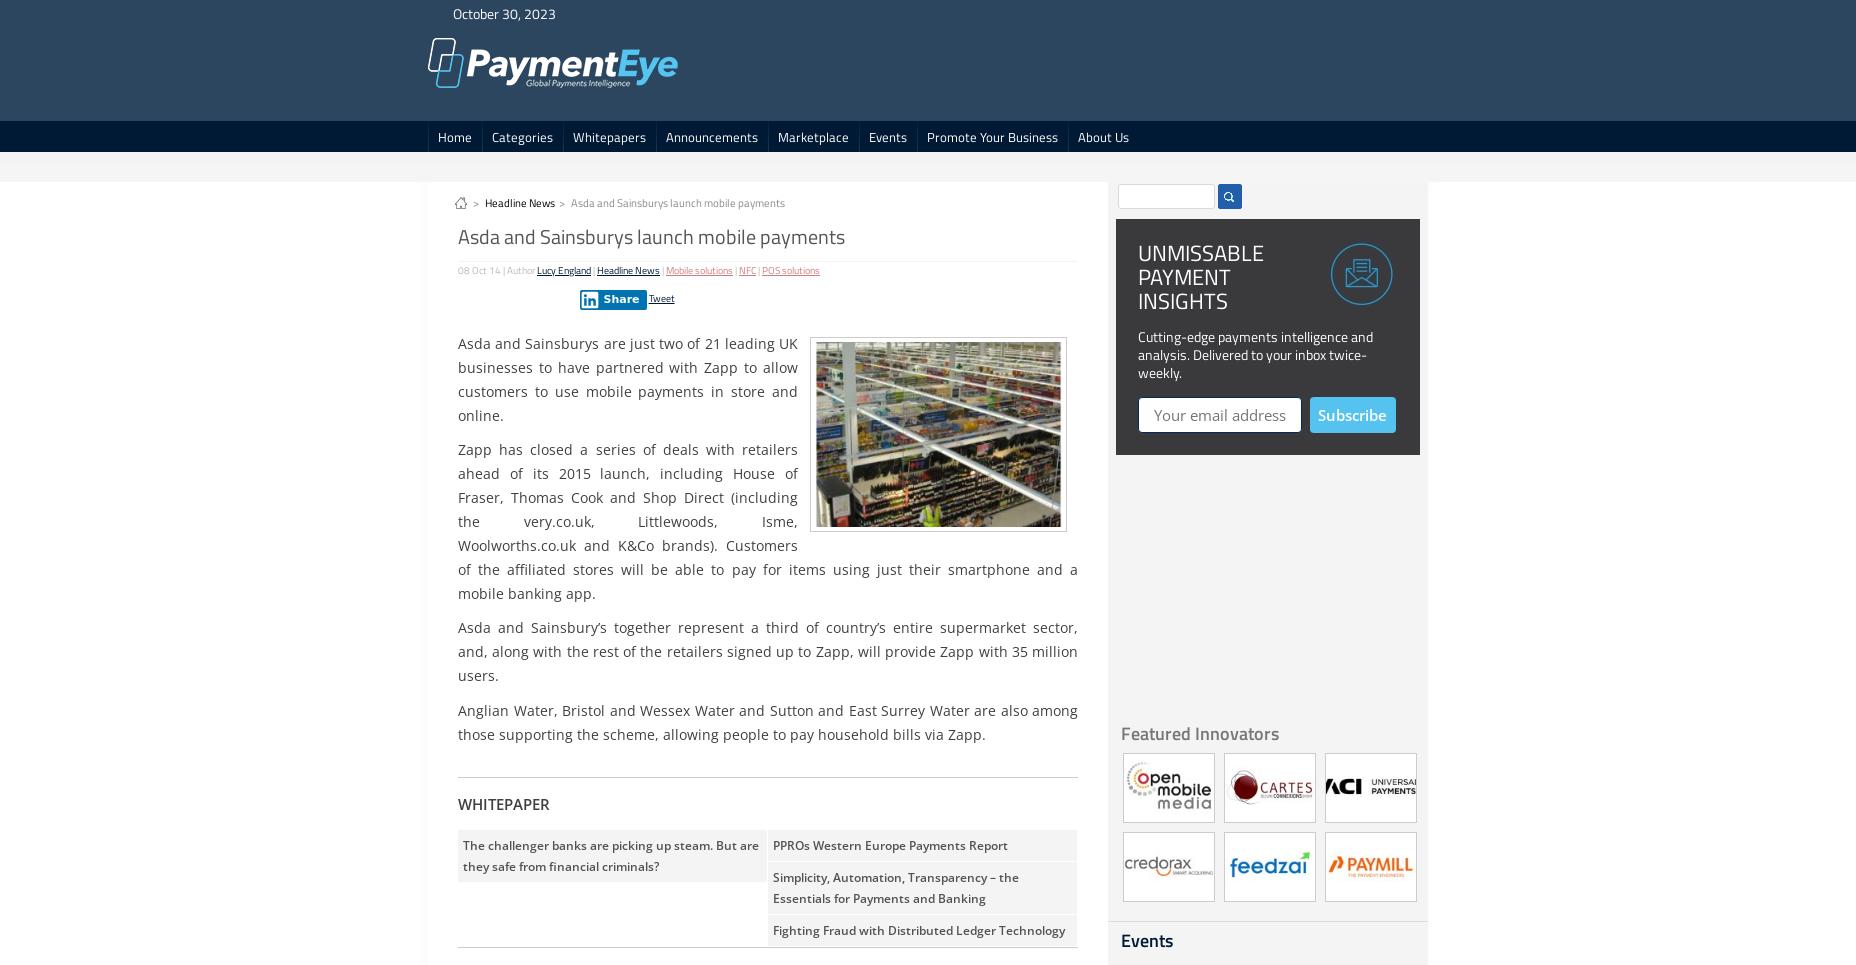 The height and width of the screenshot is (965, 1856). Describe the element at coordinates (503, 12) in the screenshot. I see `'October 30, 2023'` at that location.